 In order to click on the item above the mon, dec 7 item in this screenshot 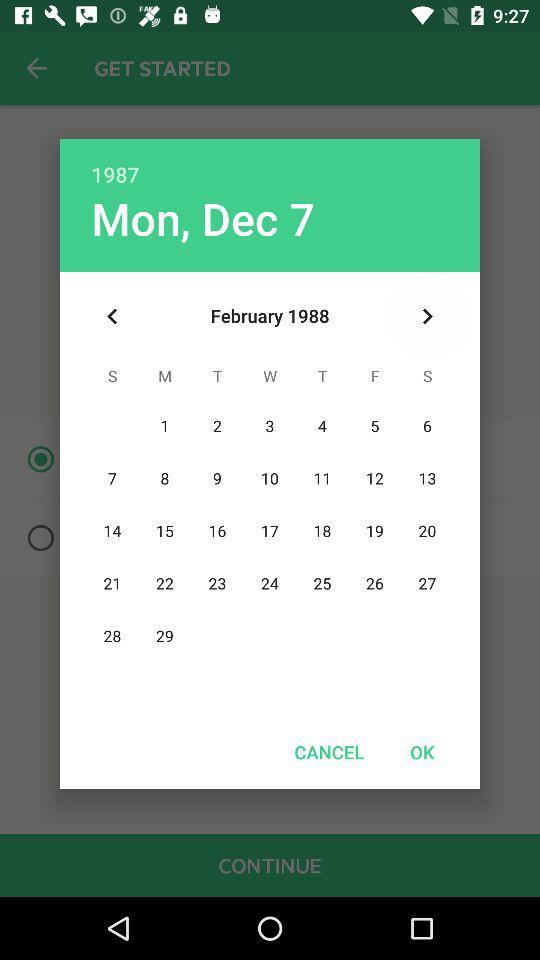, I will do `click(270, 162)`.